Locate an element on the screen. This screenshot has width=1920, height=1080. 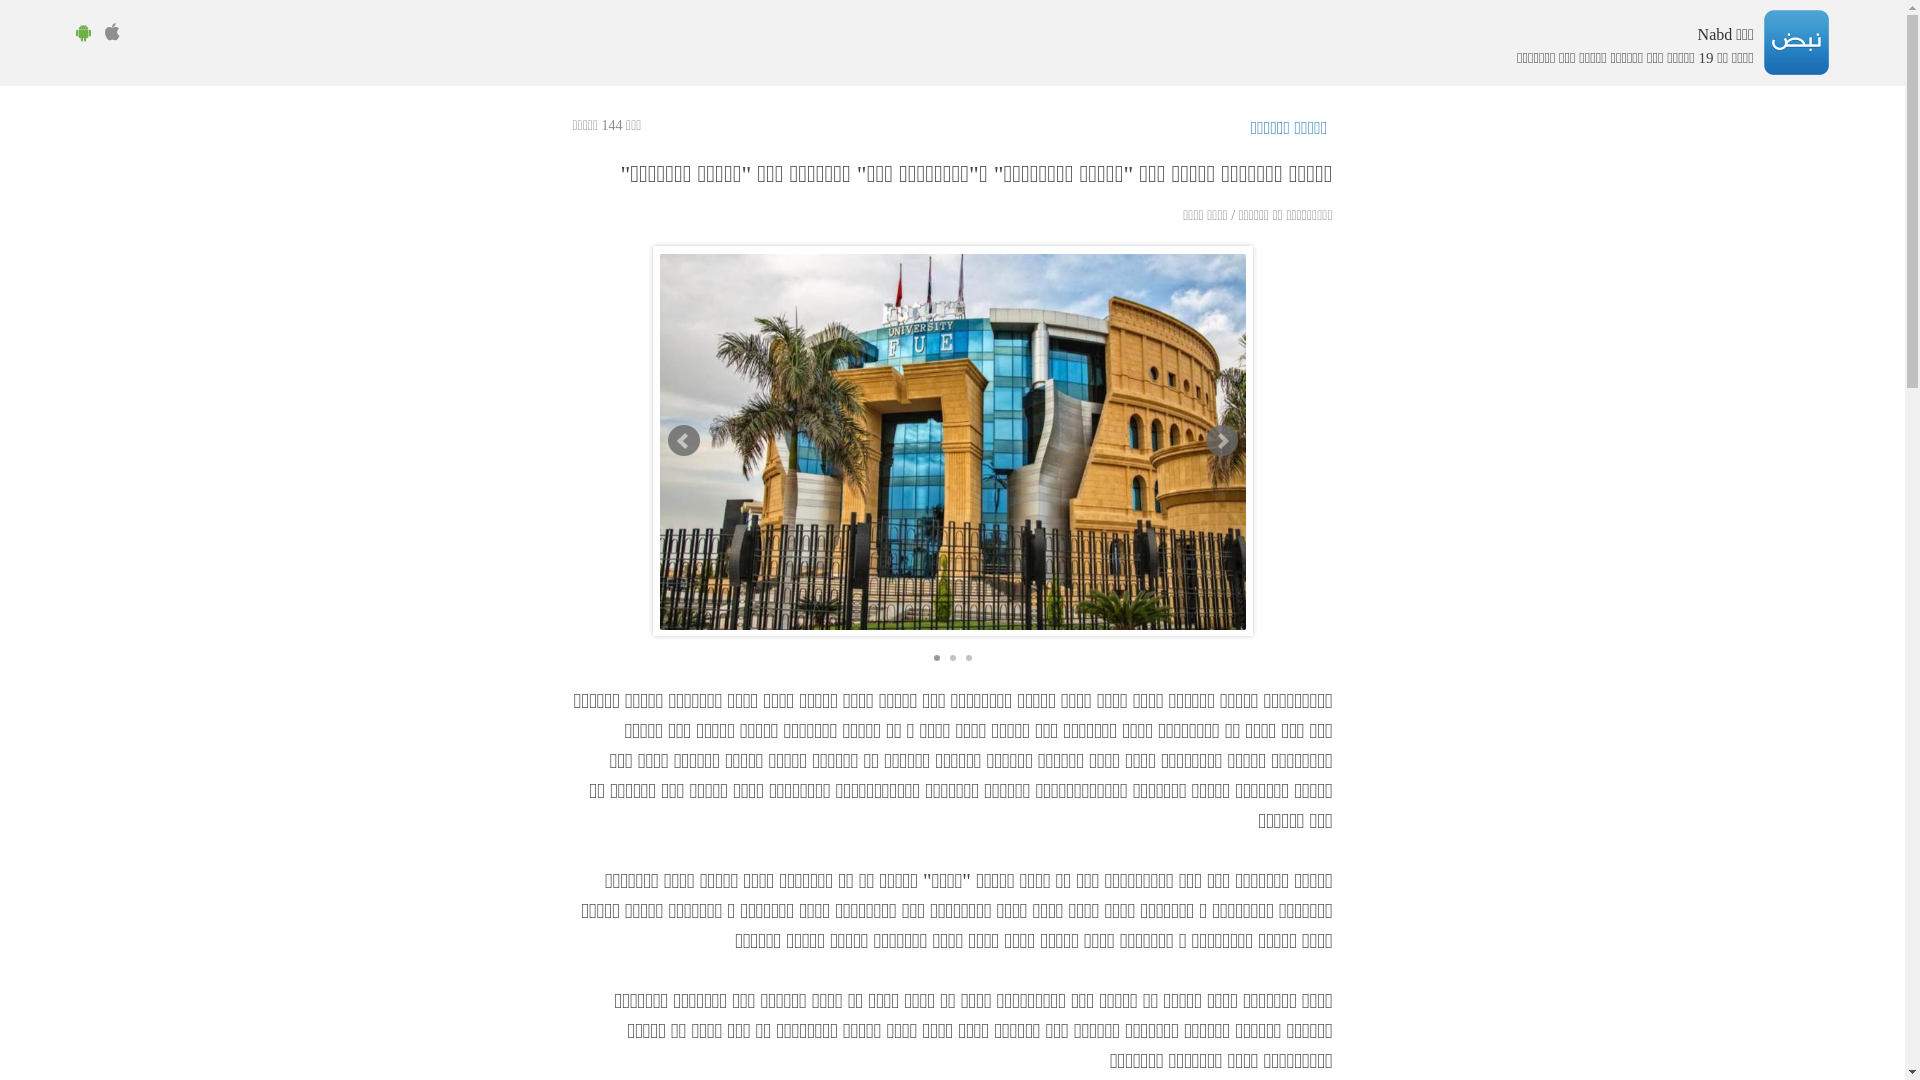
'3' is located at coordinates (969, 658).